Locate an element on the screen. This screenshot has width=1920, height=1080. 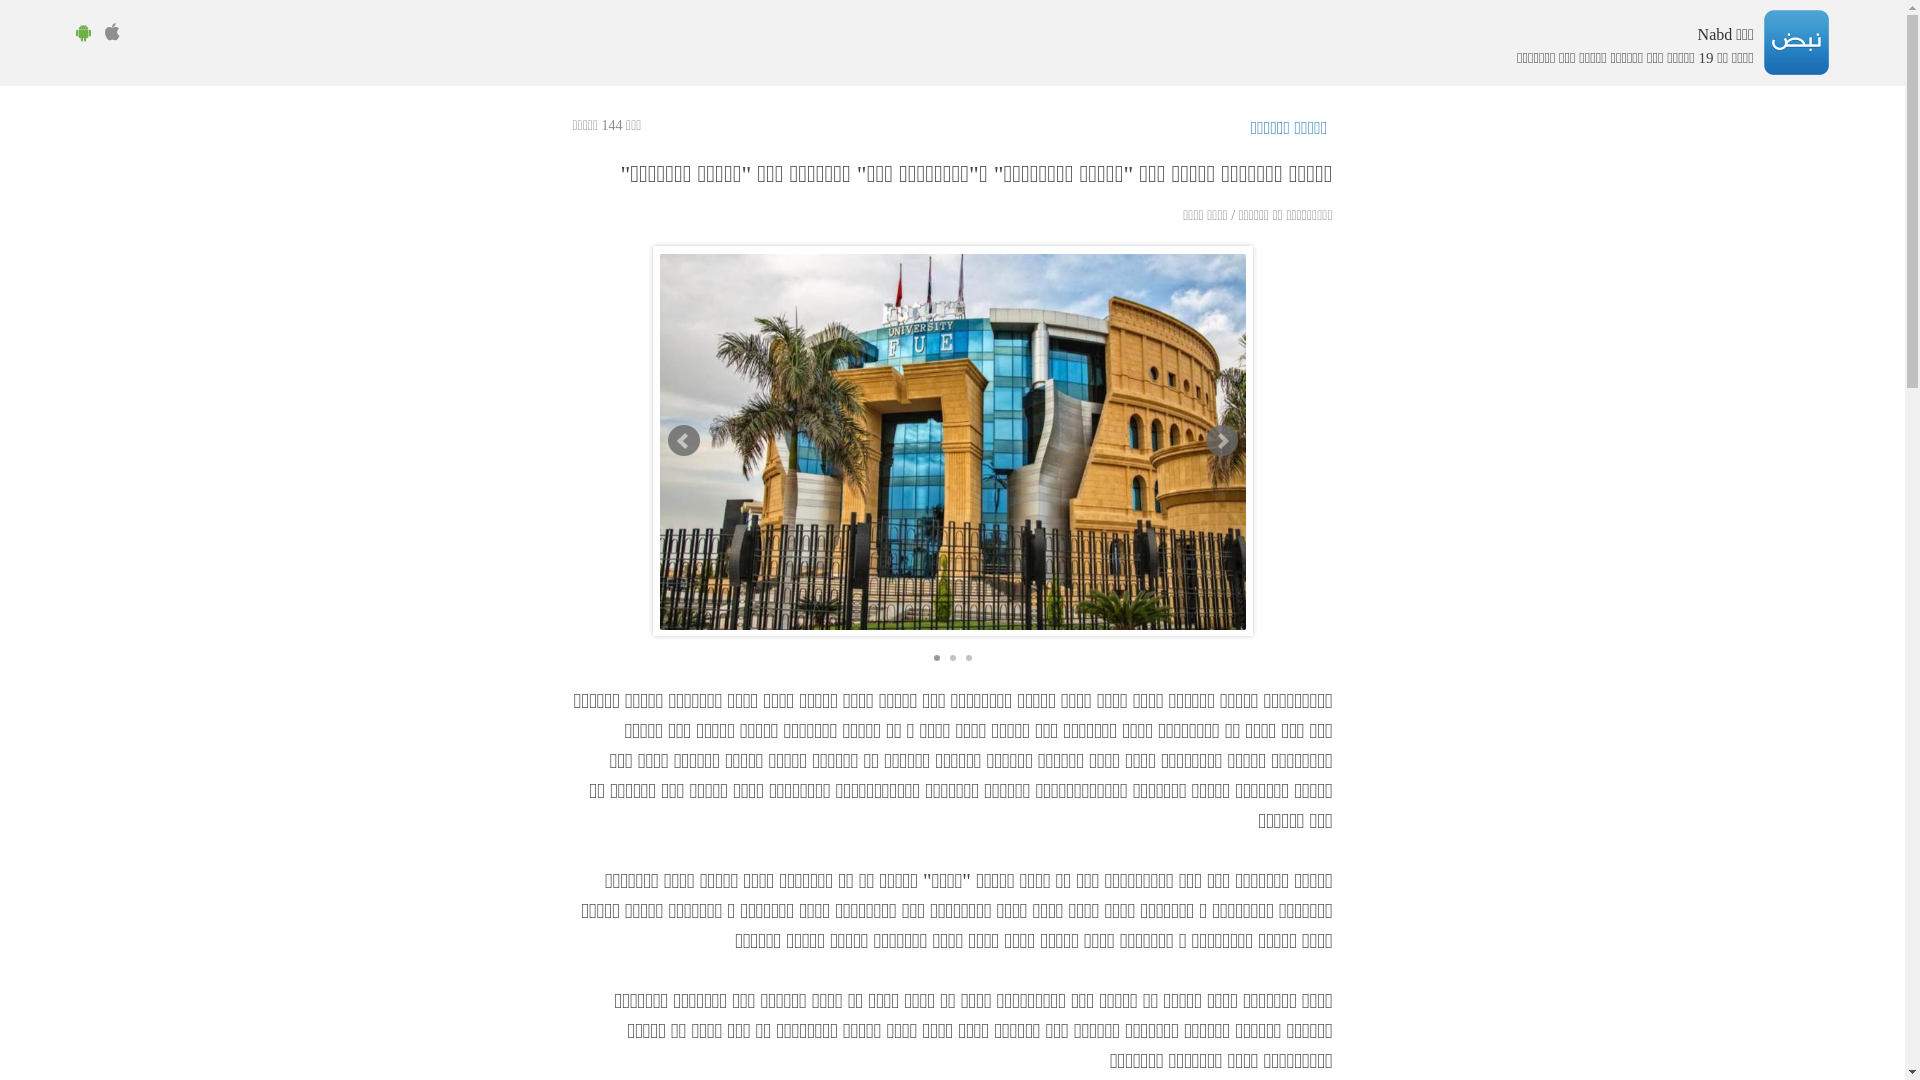
'3' is located at coordinates (969, 658).